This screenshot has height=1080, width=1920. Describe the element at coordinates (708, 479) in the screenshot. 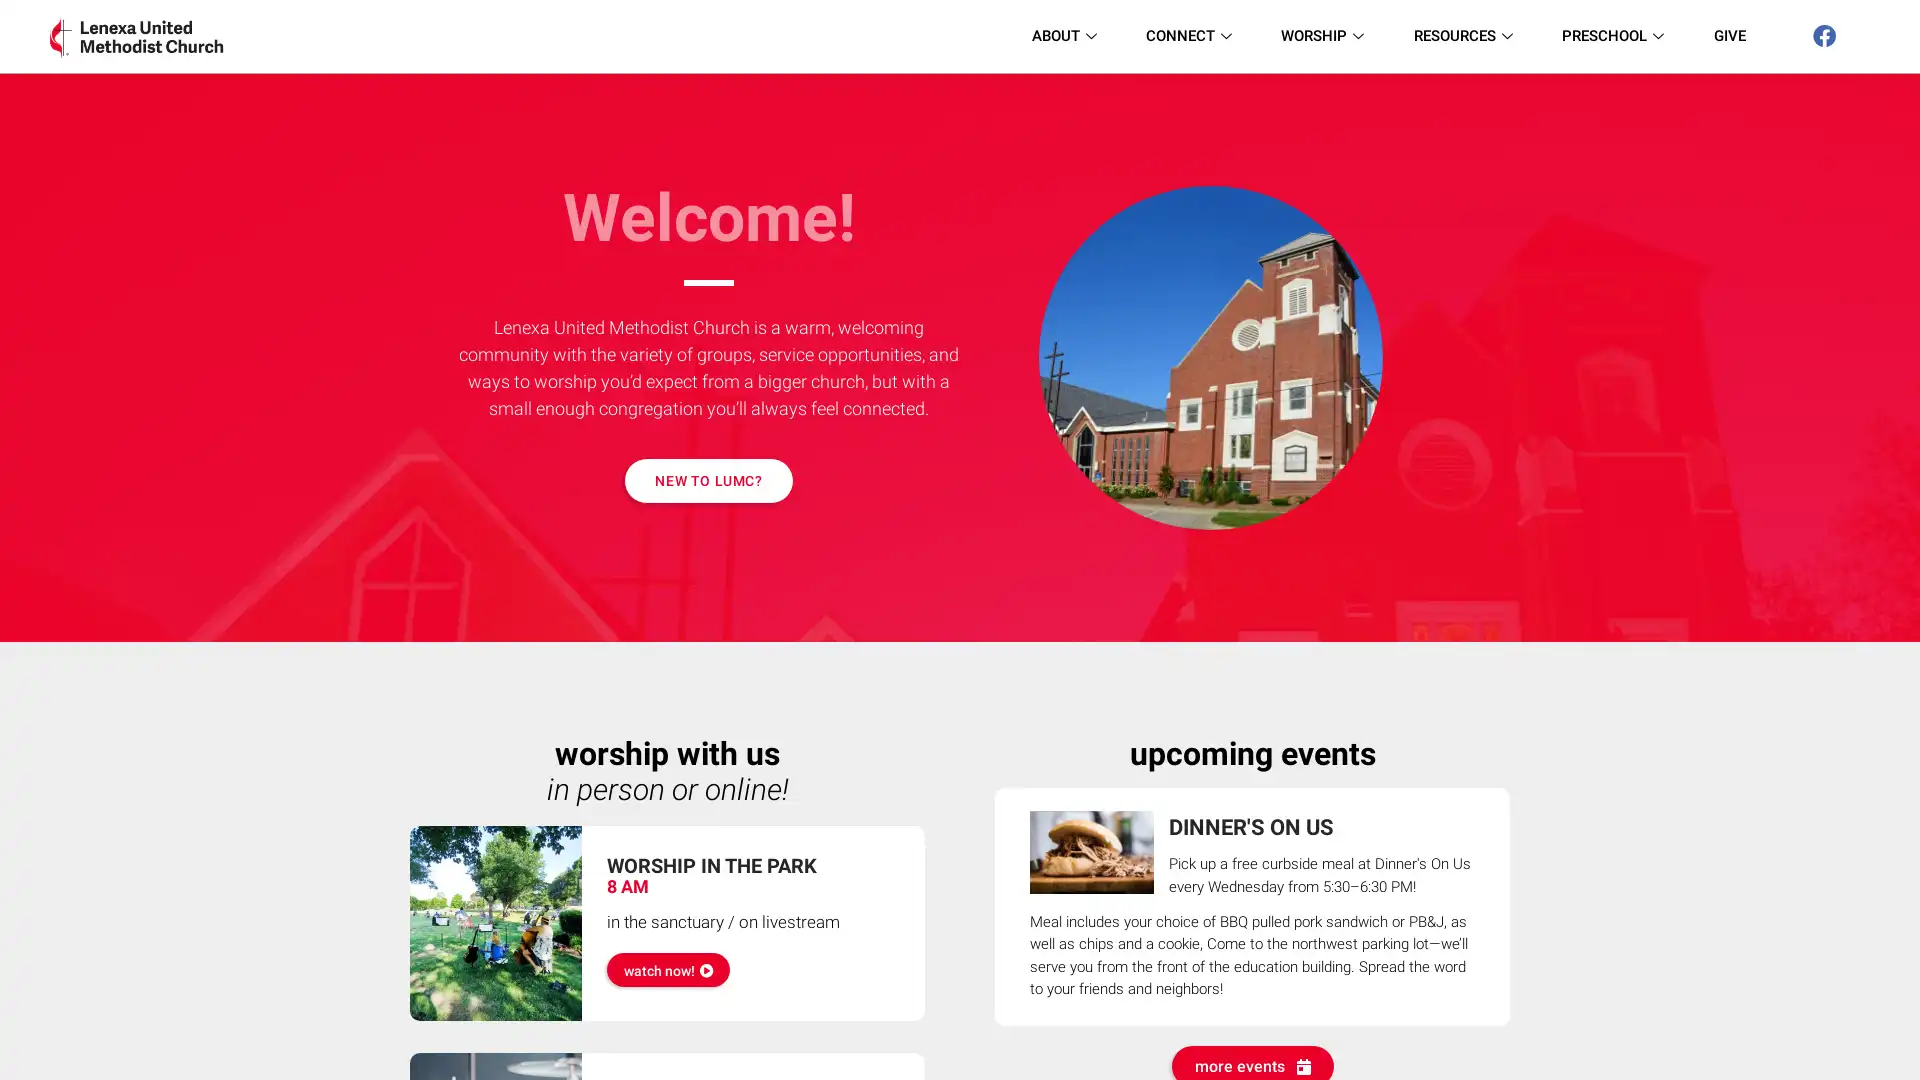

I see `NEW TO LUMC?` at that location.